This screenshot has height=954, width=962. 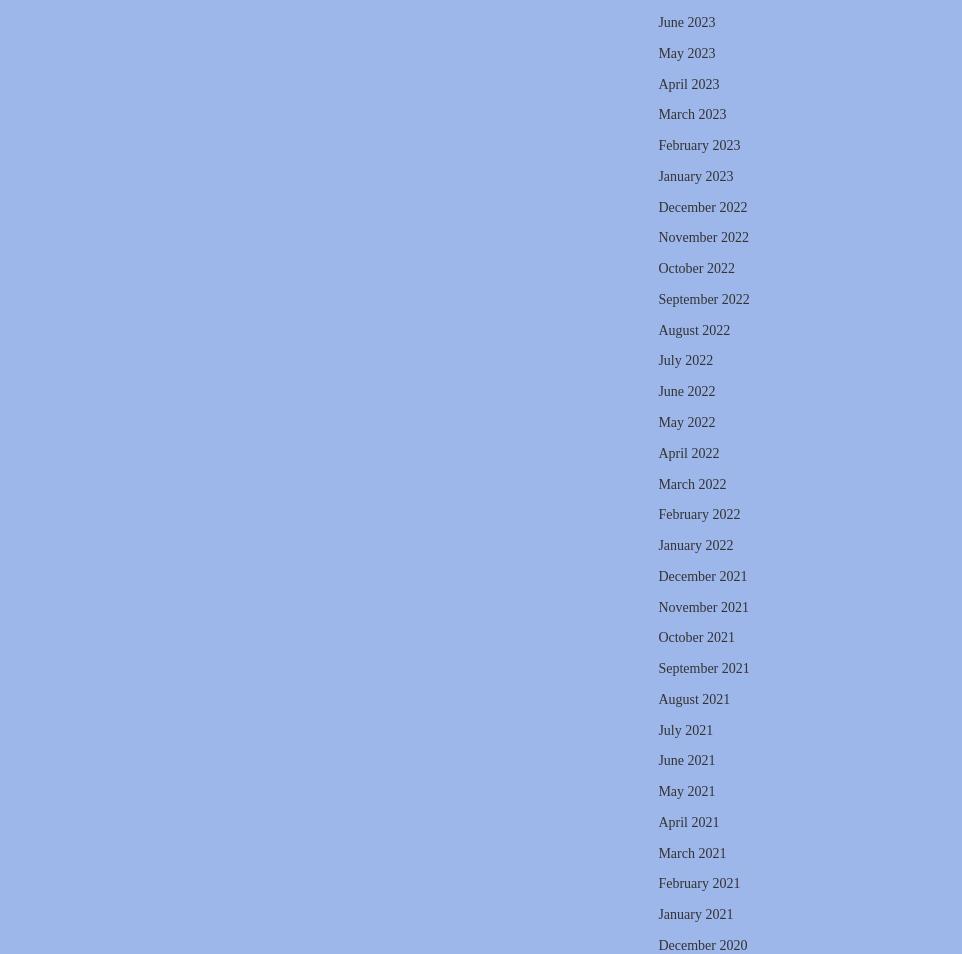 What do you see at coordinates (701, 205) in the screenshot?
I see `'December 2022'` at bounding box center [701, 205].